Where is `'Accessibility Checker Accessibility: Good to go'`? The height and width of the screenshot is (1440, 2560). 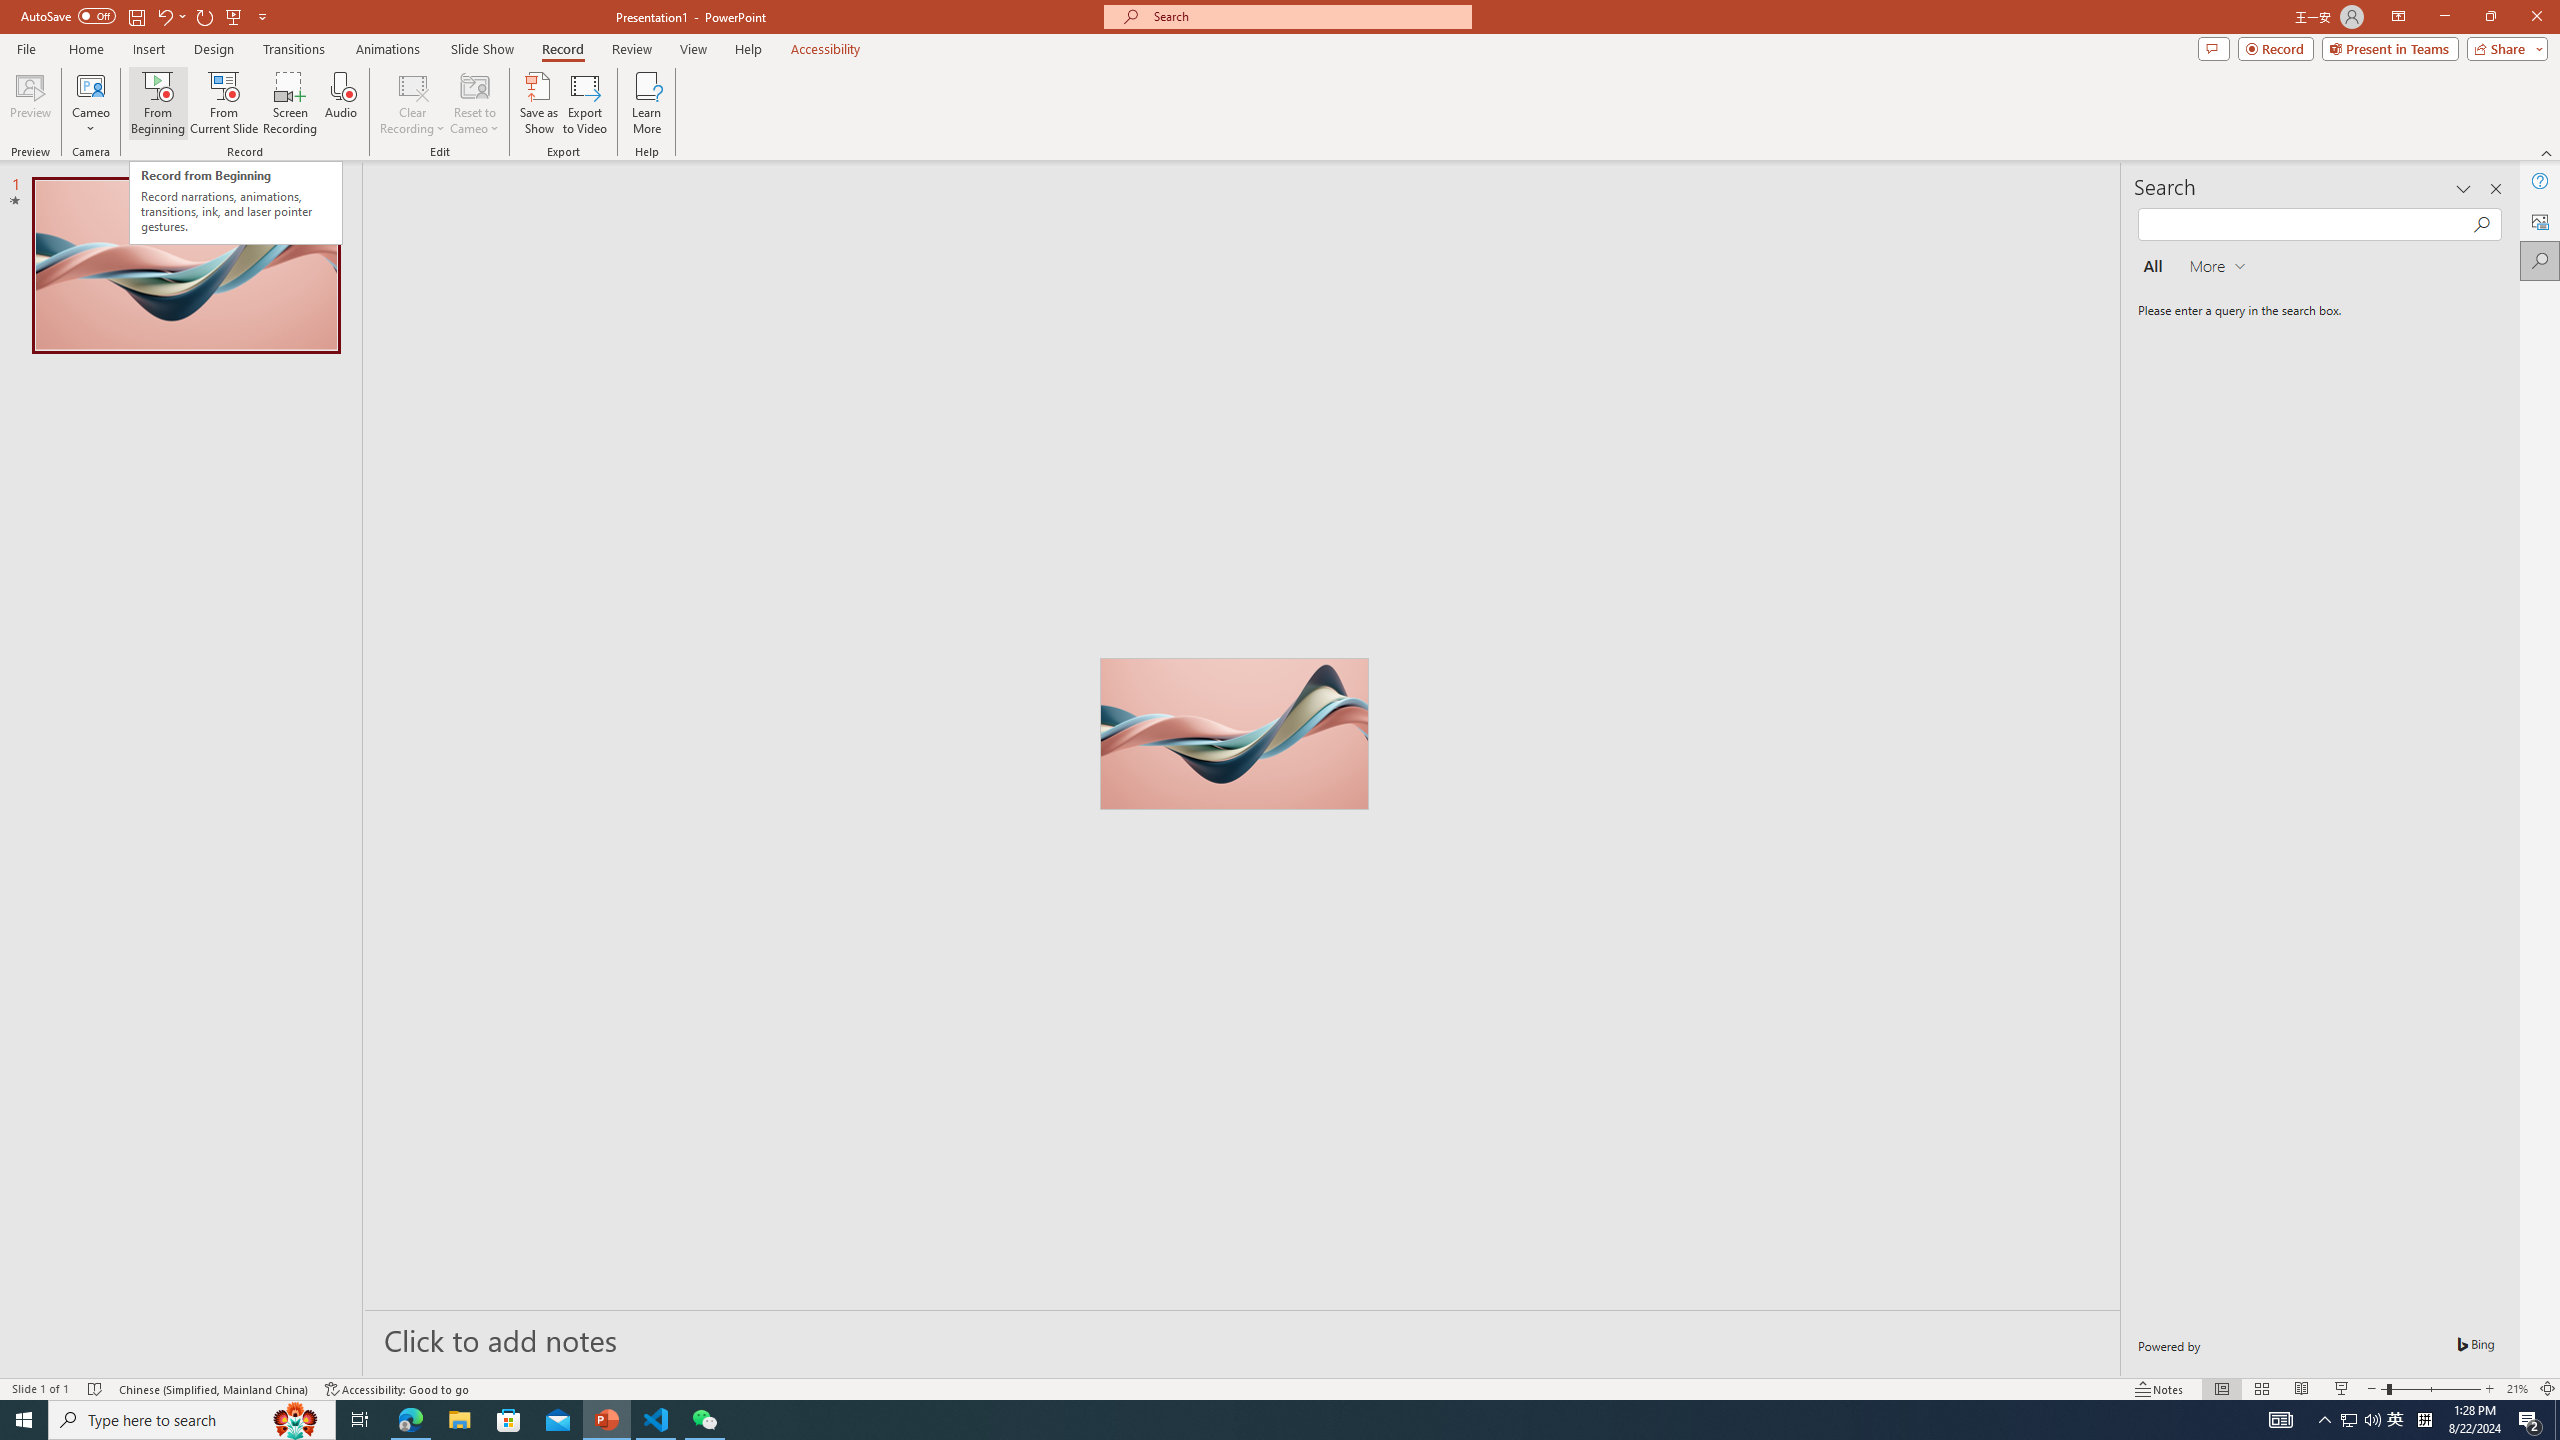 'Accessibility Checker Accessibility: Good to go' is located at coordinates (398, 1389).